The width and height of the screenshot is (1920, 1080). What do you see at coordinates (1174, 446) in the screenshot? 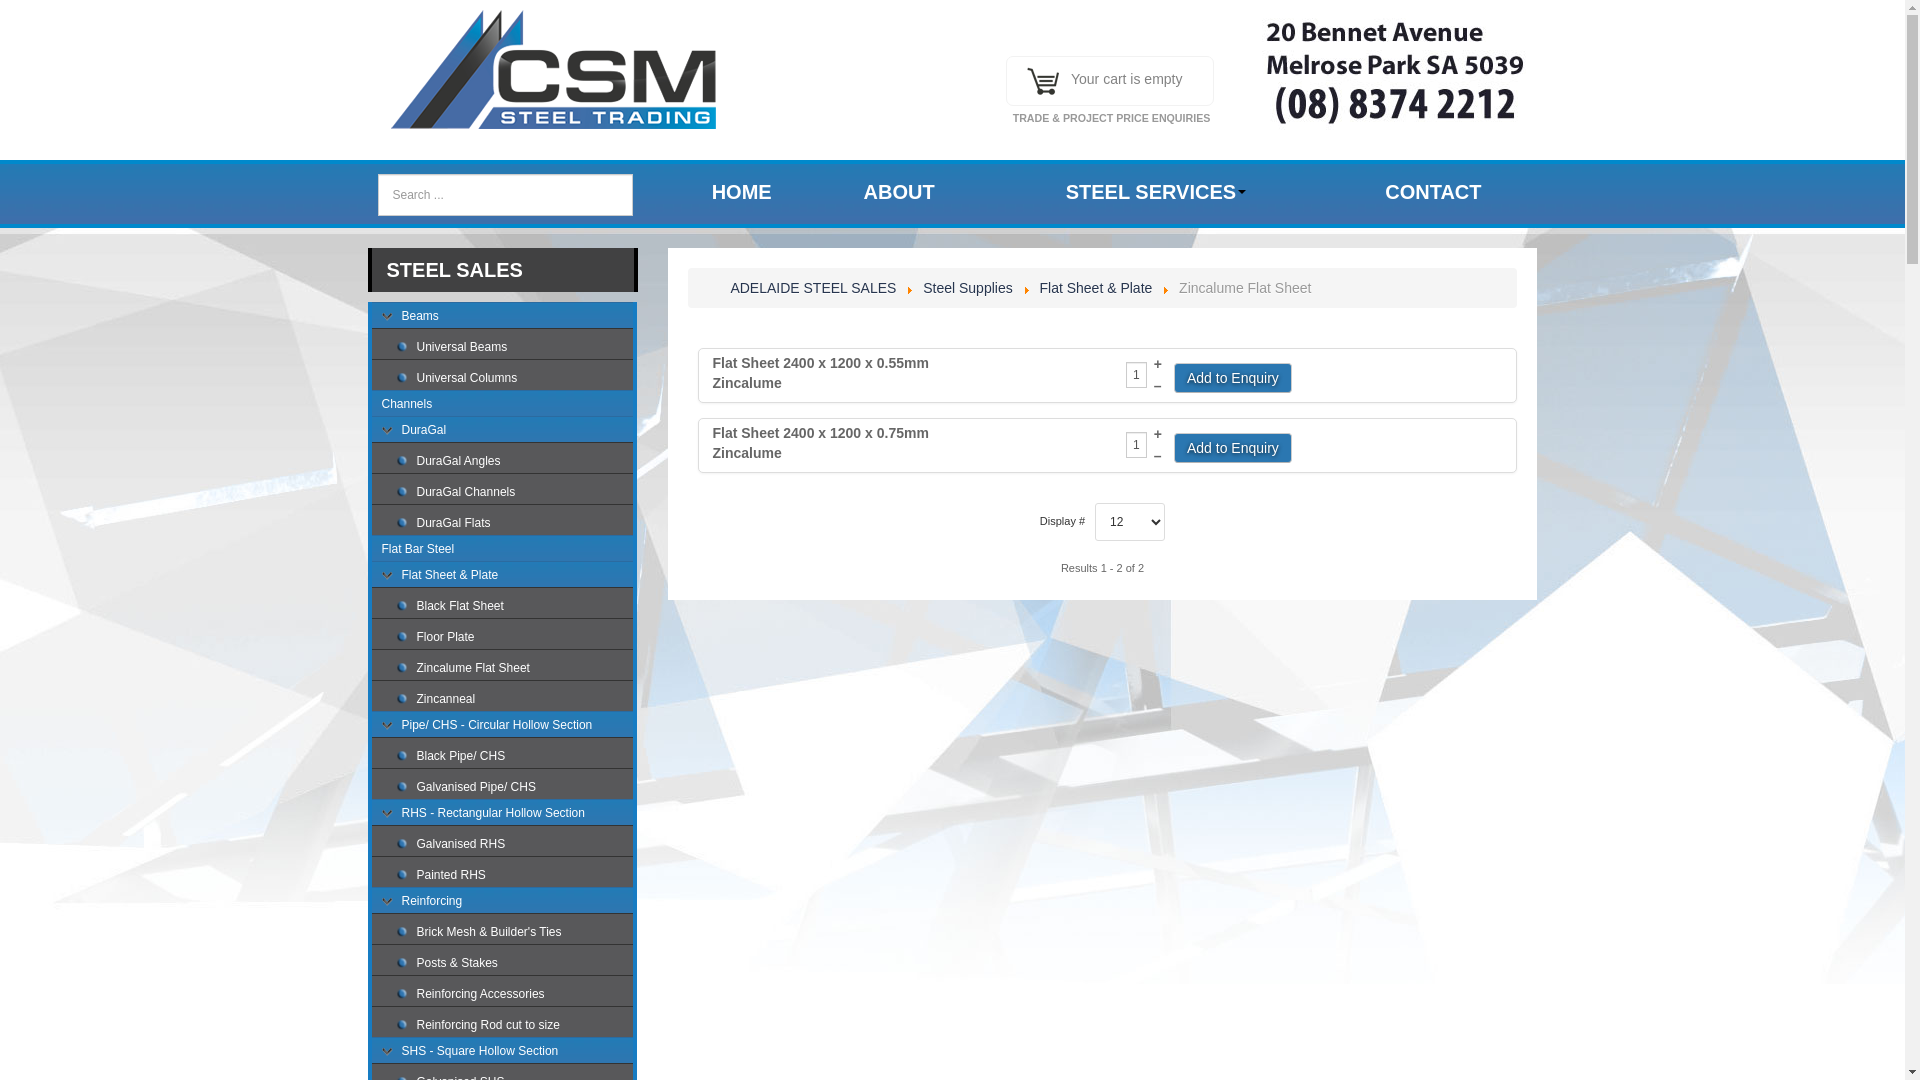
I see `'Add to Enquiry'` at bounding box center [1174, 446].